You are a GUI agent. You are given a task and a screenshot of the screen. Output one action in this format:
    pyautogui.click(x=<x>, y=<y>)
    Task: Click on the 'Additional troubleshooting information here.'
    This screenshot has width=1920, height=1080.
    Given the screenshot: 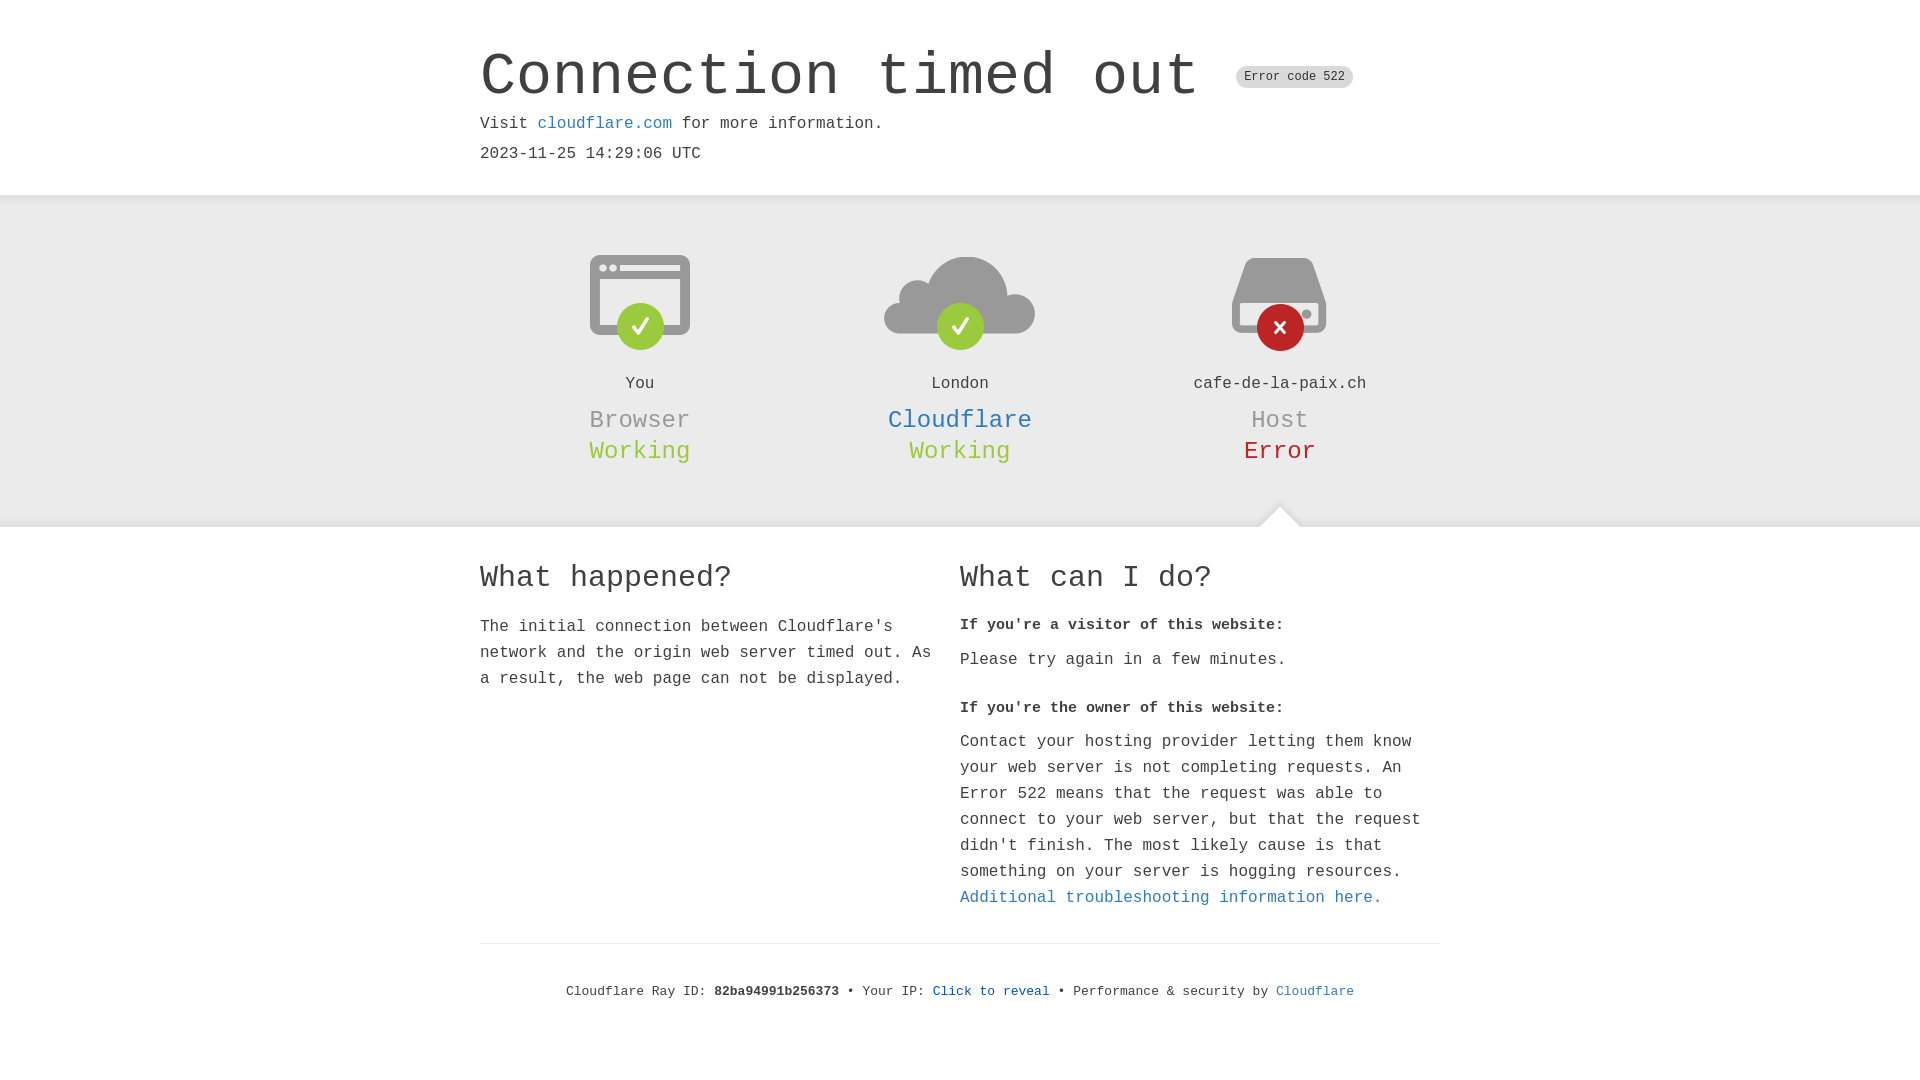 What is the action you would take?
    pyautogui.click(x=1171, y=897)
    